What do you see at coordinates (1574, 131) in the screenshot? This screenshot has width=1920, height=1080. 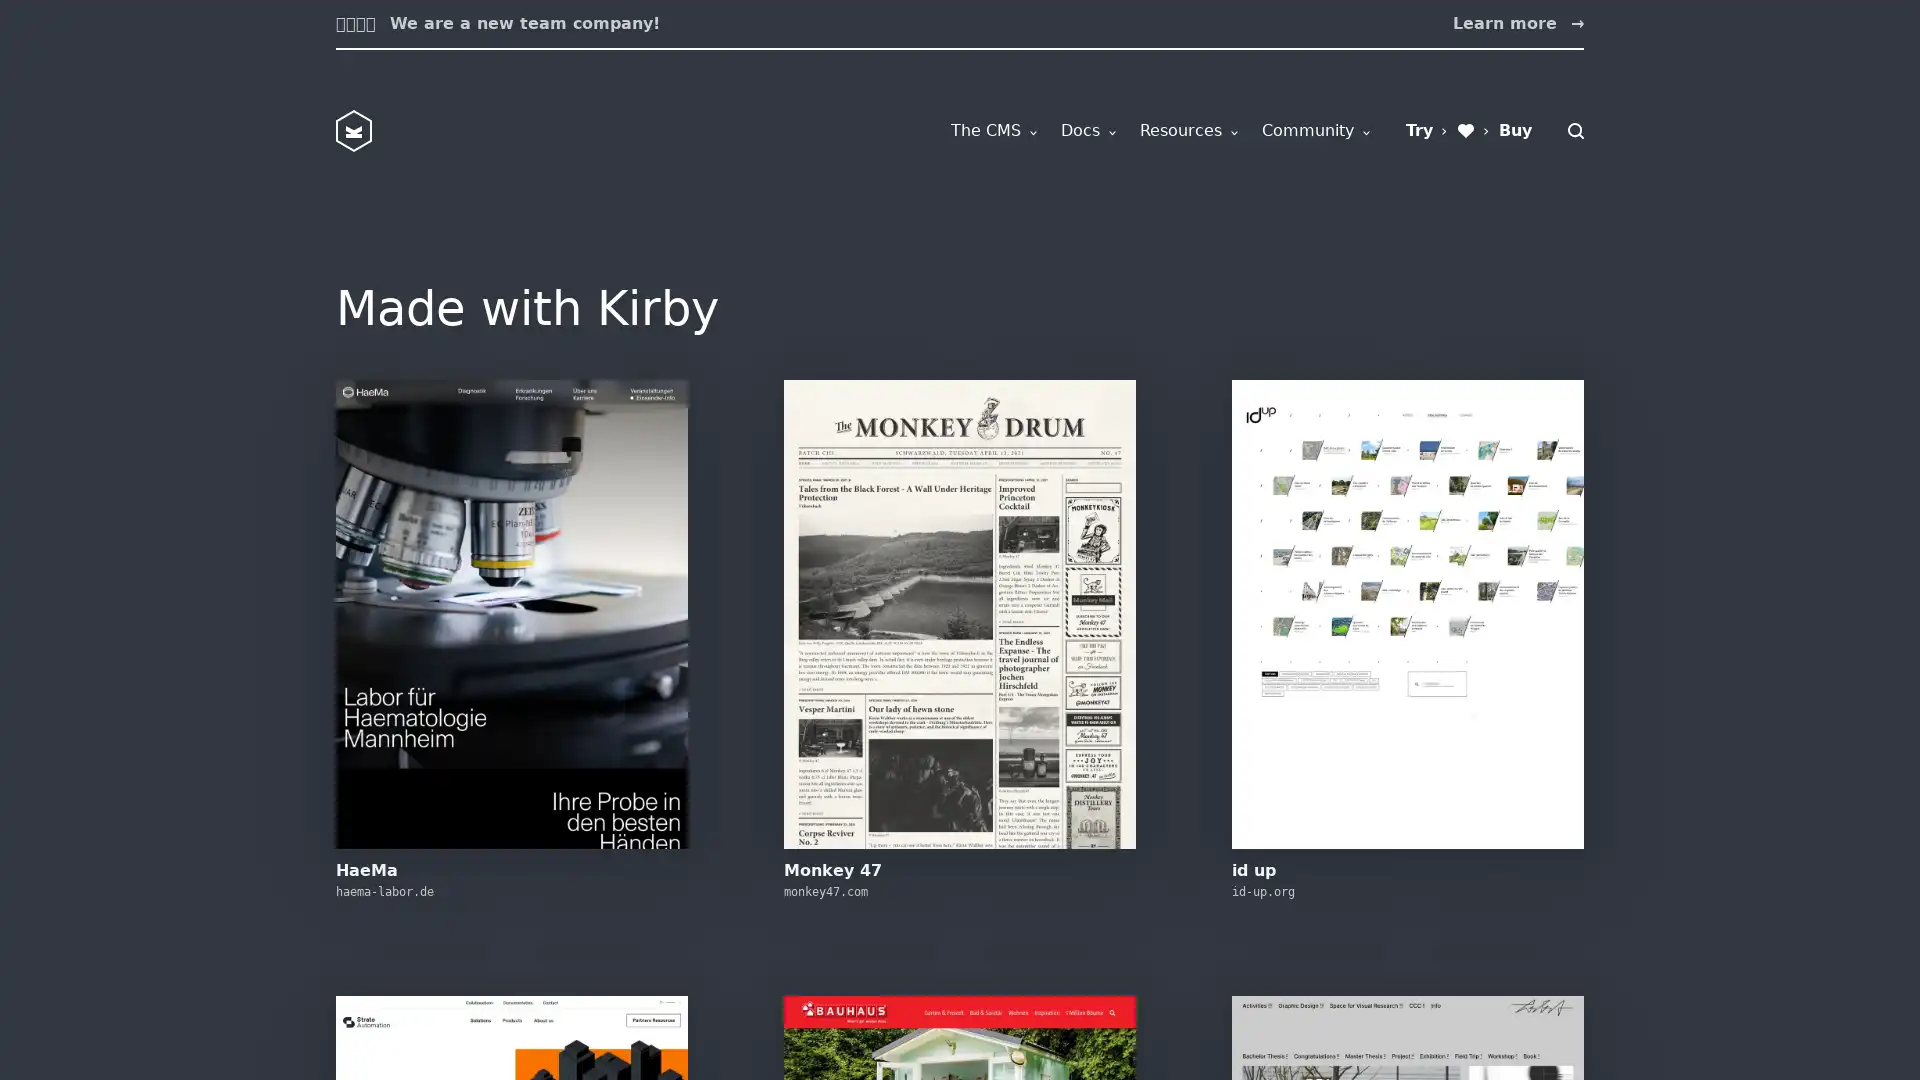 I see `Search` at bounding box center [1574, 131].